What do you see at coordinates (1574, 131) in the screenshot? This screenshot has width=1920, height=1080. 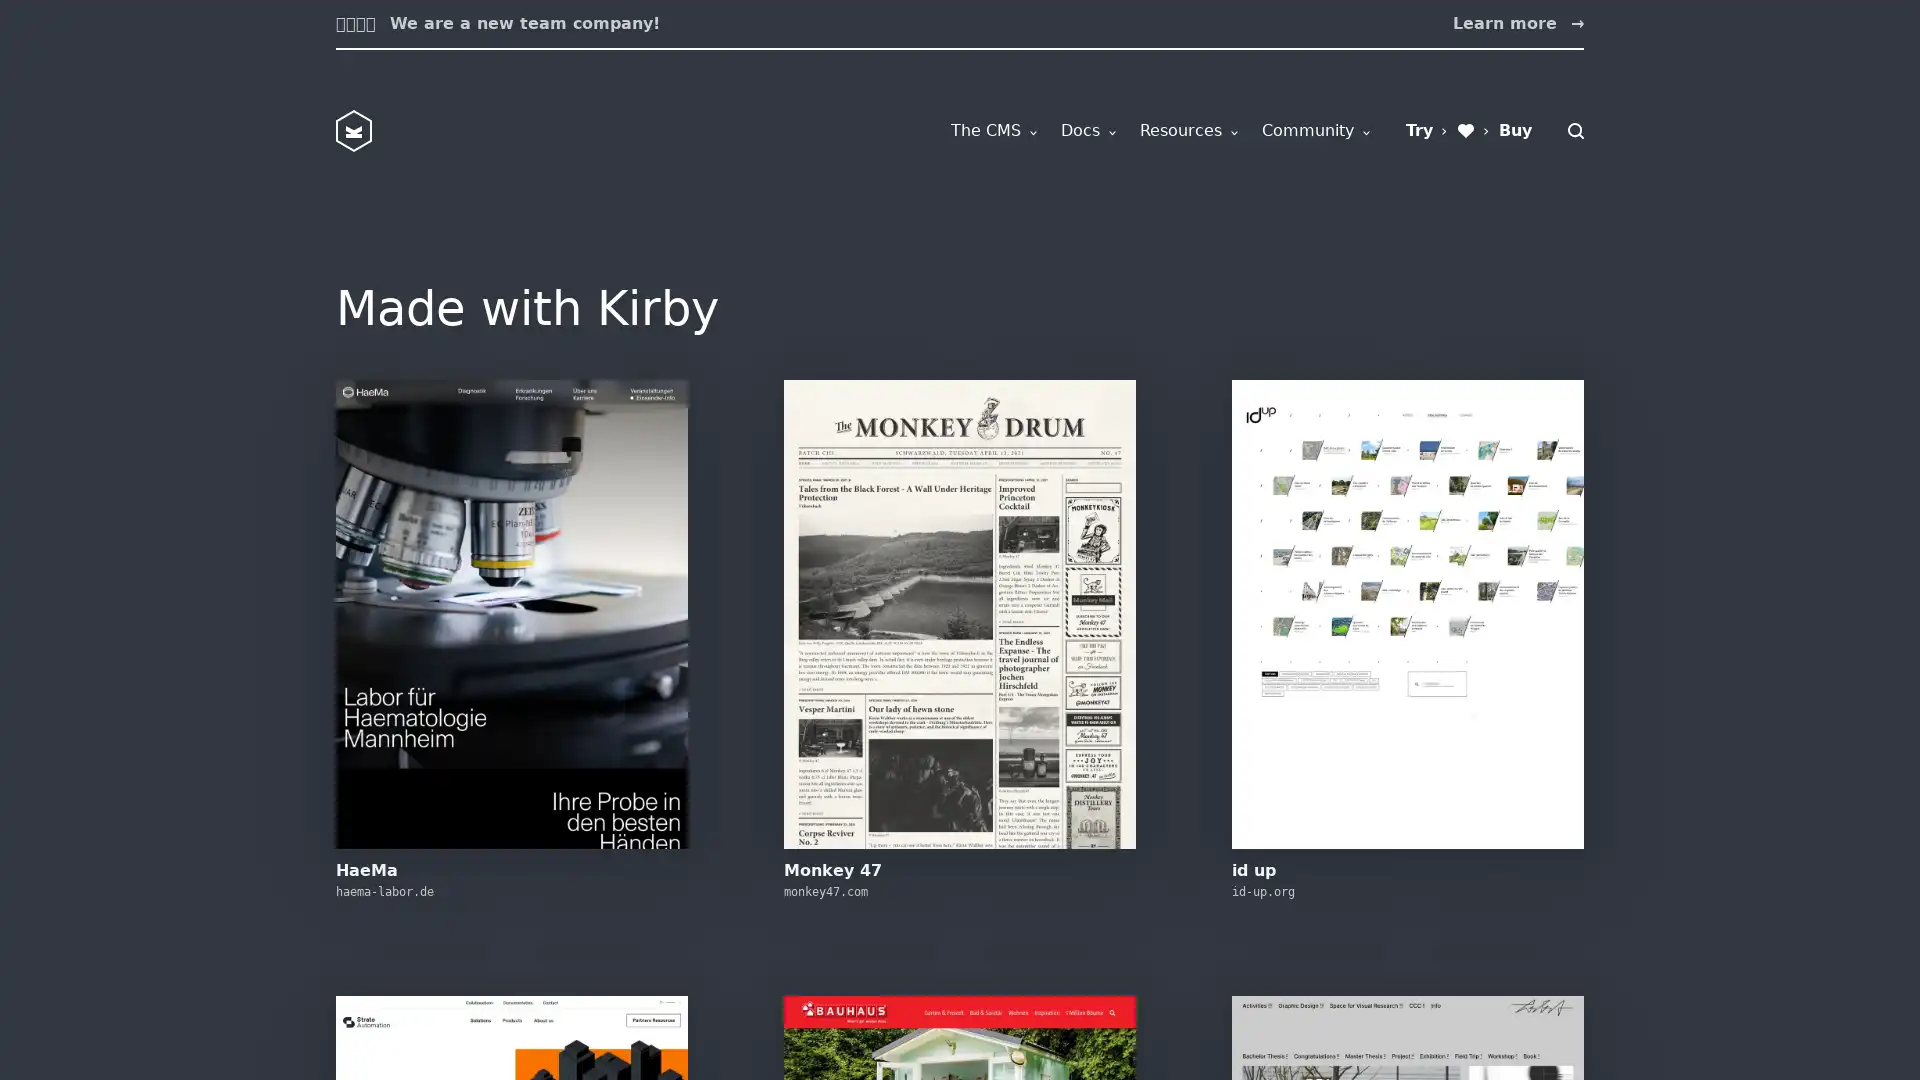 I see `Search` at bounding box center [1574, 131].